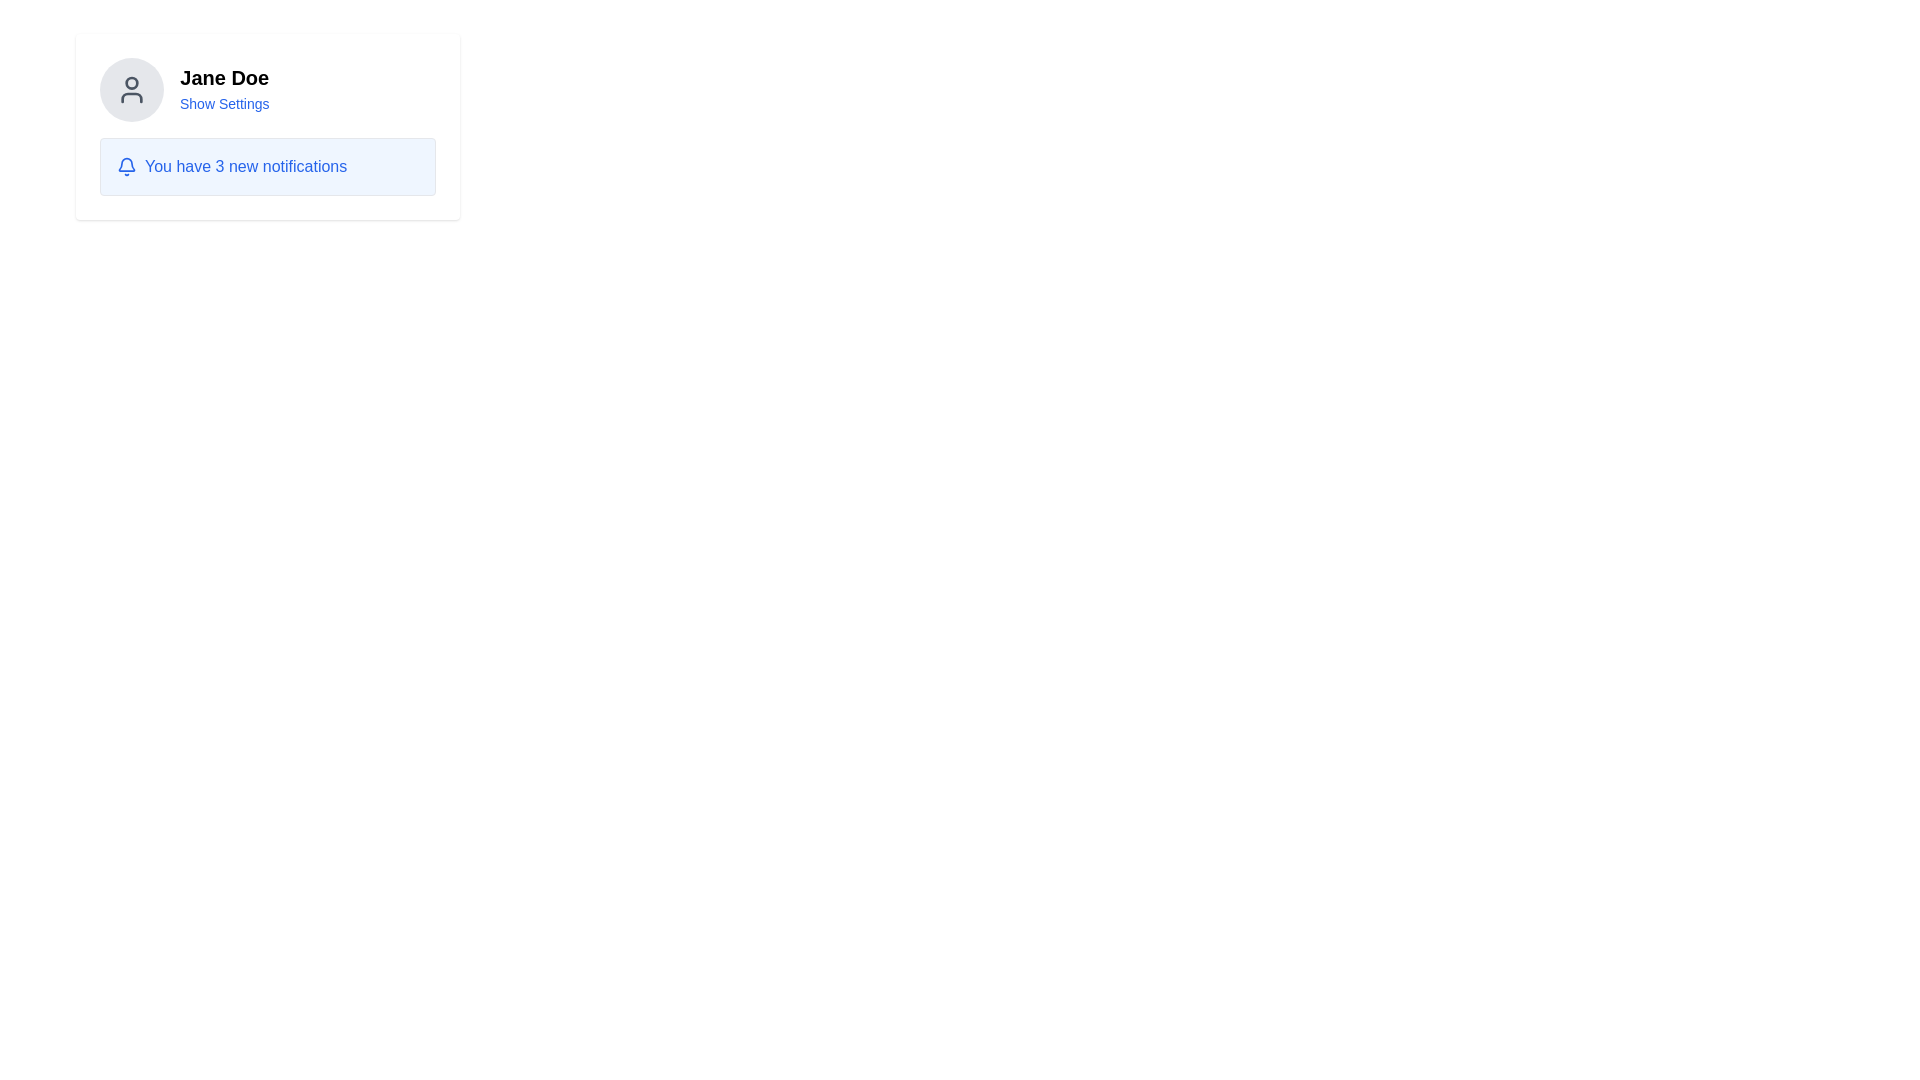 Image resolution: width=1920 pixels, height=1080 pixels. Describe the element at coordinates (125, 165) in the screenshot. I see `the notification icon located to the left of the text 'You have 3 new notifications' in the notification panel, which visually indicates notifications` at that location.